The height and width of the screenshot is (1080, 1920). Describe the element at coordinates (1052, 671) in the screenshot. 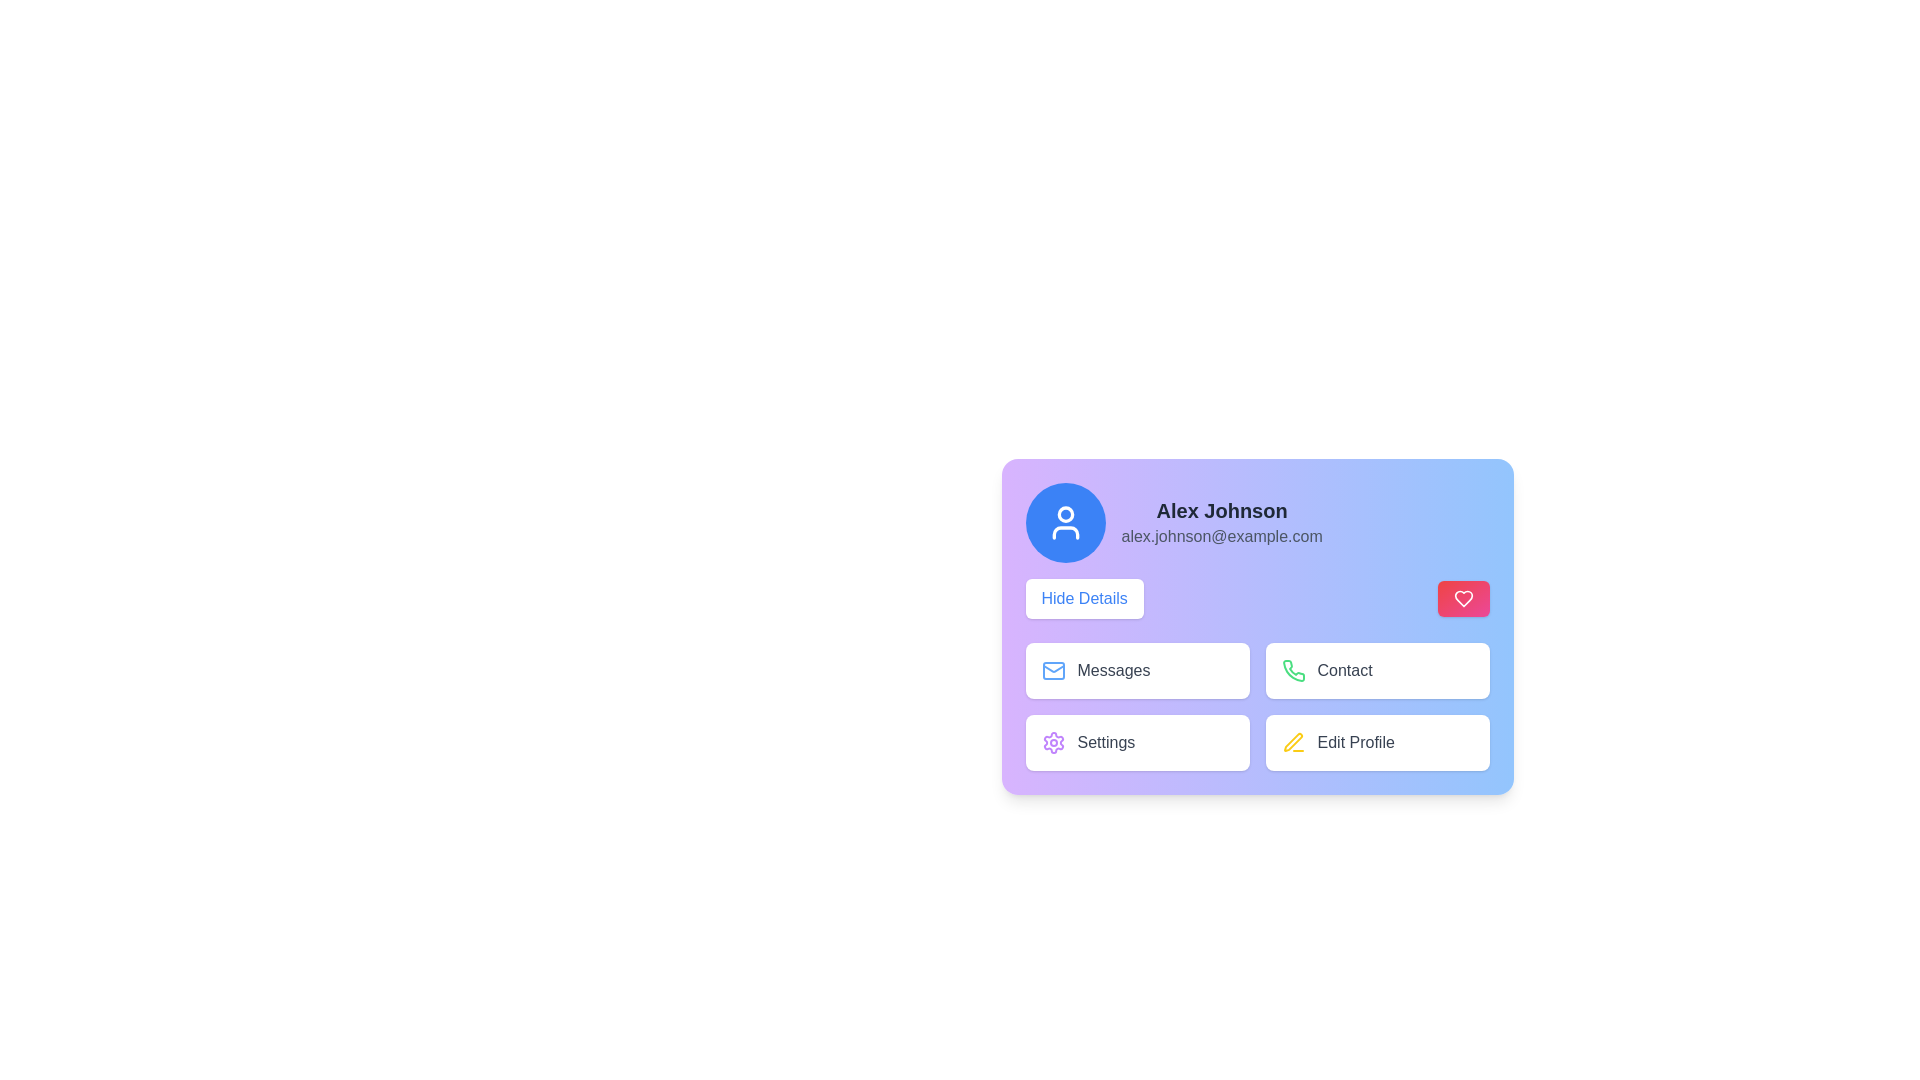

I see `the blue mail icon resembling an envelope located in the 'Messages' section of the card interface, positioned at the top-left corner next to the 'Messages' label` at that location.